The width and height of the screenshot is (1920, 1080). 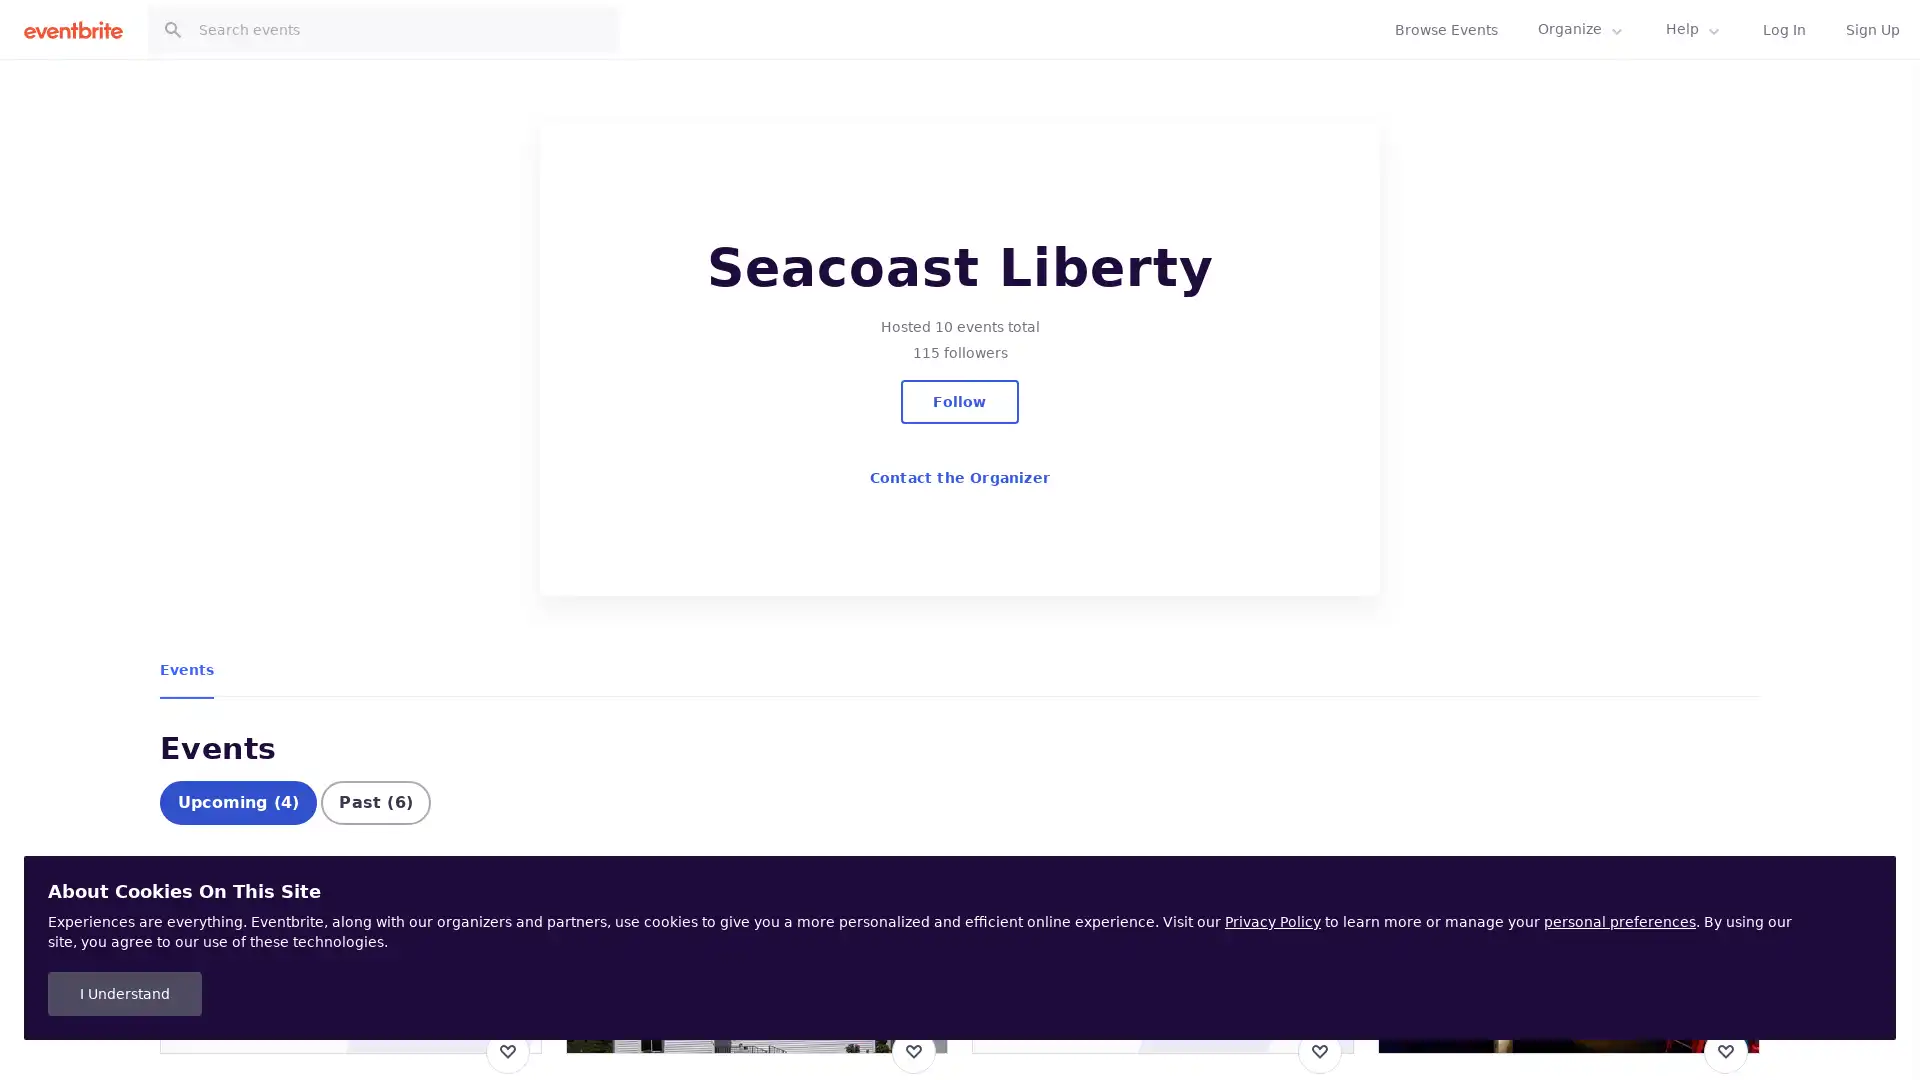 I want to click on Upcoming (4), so click(x=238, y=837).